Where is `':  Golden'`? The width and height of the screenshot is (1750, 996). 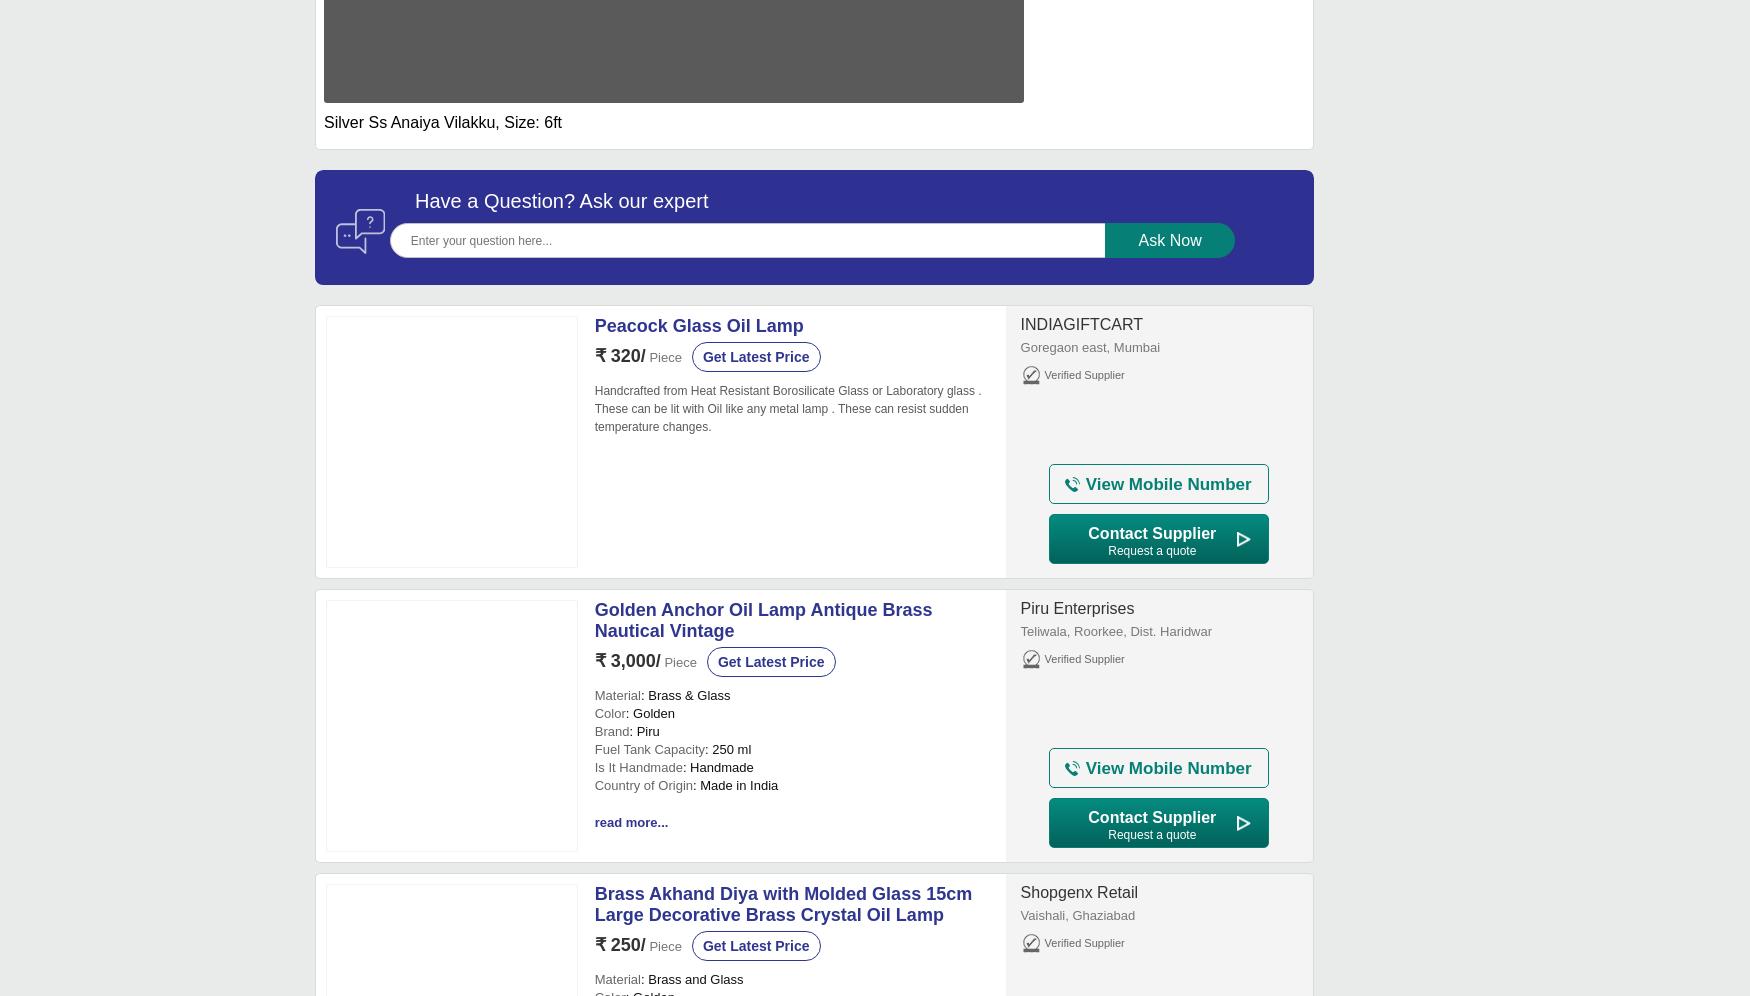
':  Golden' is located at coordinates (648, 712).